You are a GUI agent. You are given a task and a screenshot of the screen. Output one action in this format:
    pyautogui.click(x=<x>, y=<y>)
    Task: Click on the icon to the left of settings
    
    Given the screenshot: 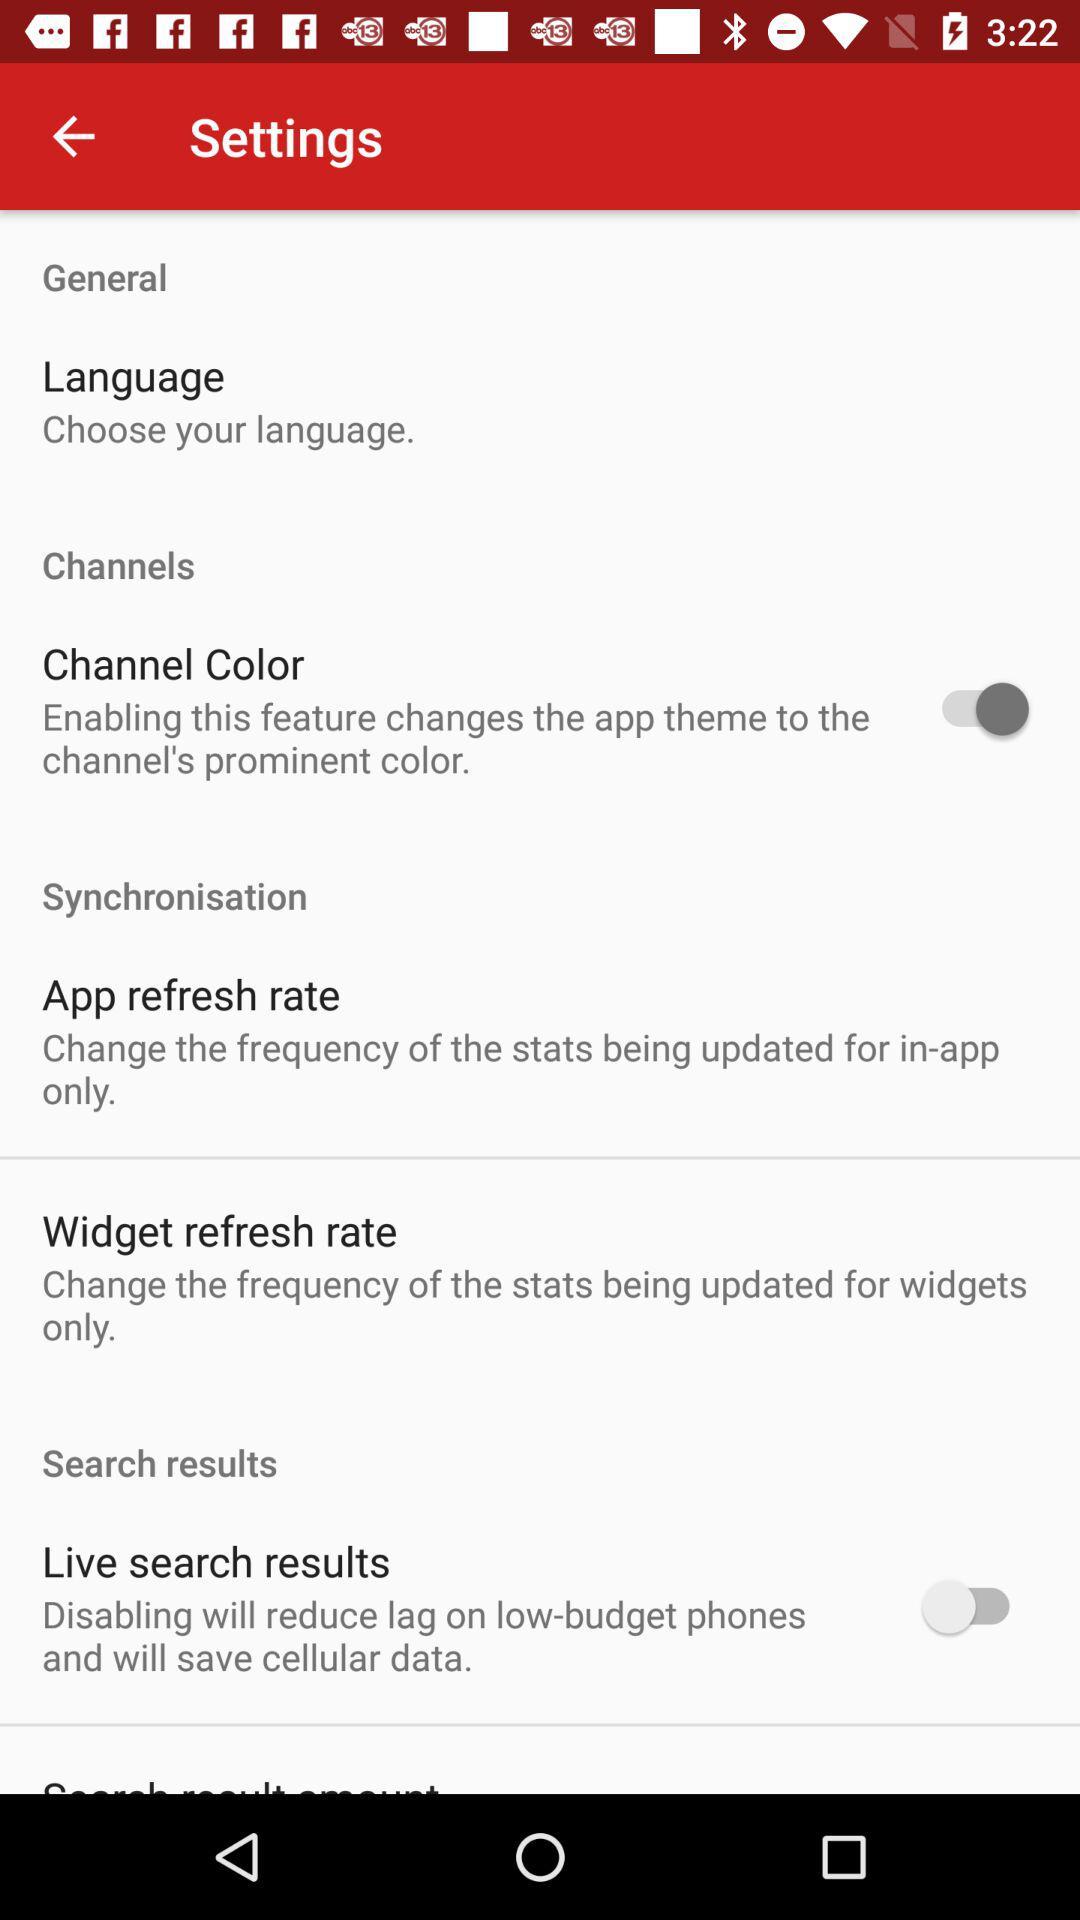 What is the action you would take?
    pyautogui.click(x=72, y=135)
    